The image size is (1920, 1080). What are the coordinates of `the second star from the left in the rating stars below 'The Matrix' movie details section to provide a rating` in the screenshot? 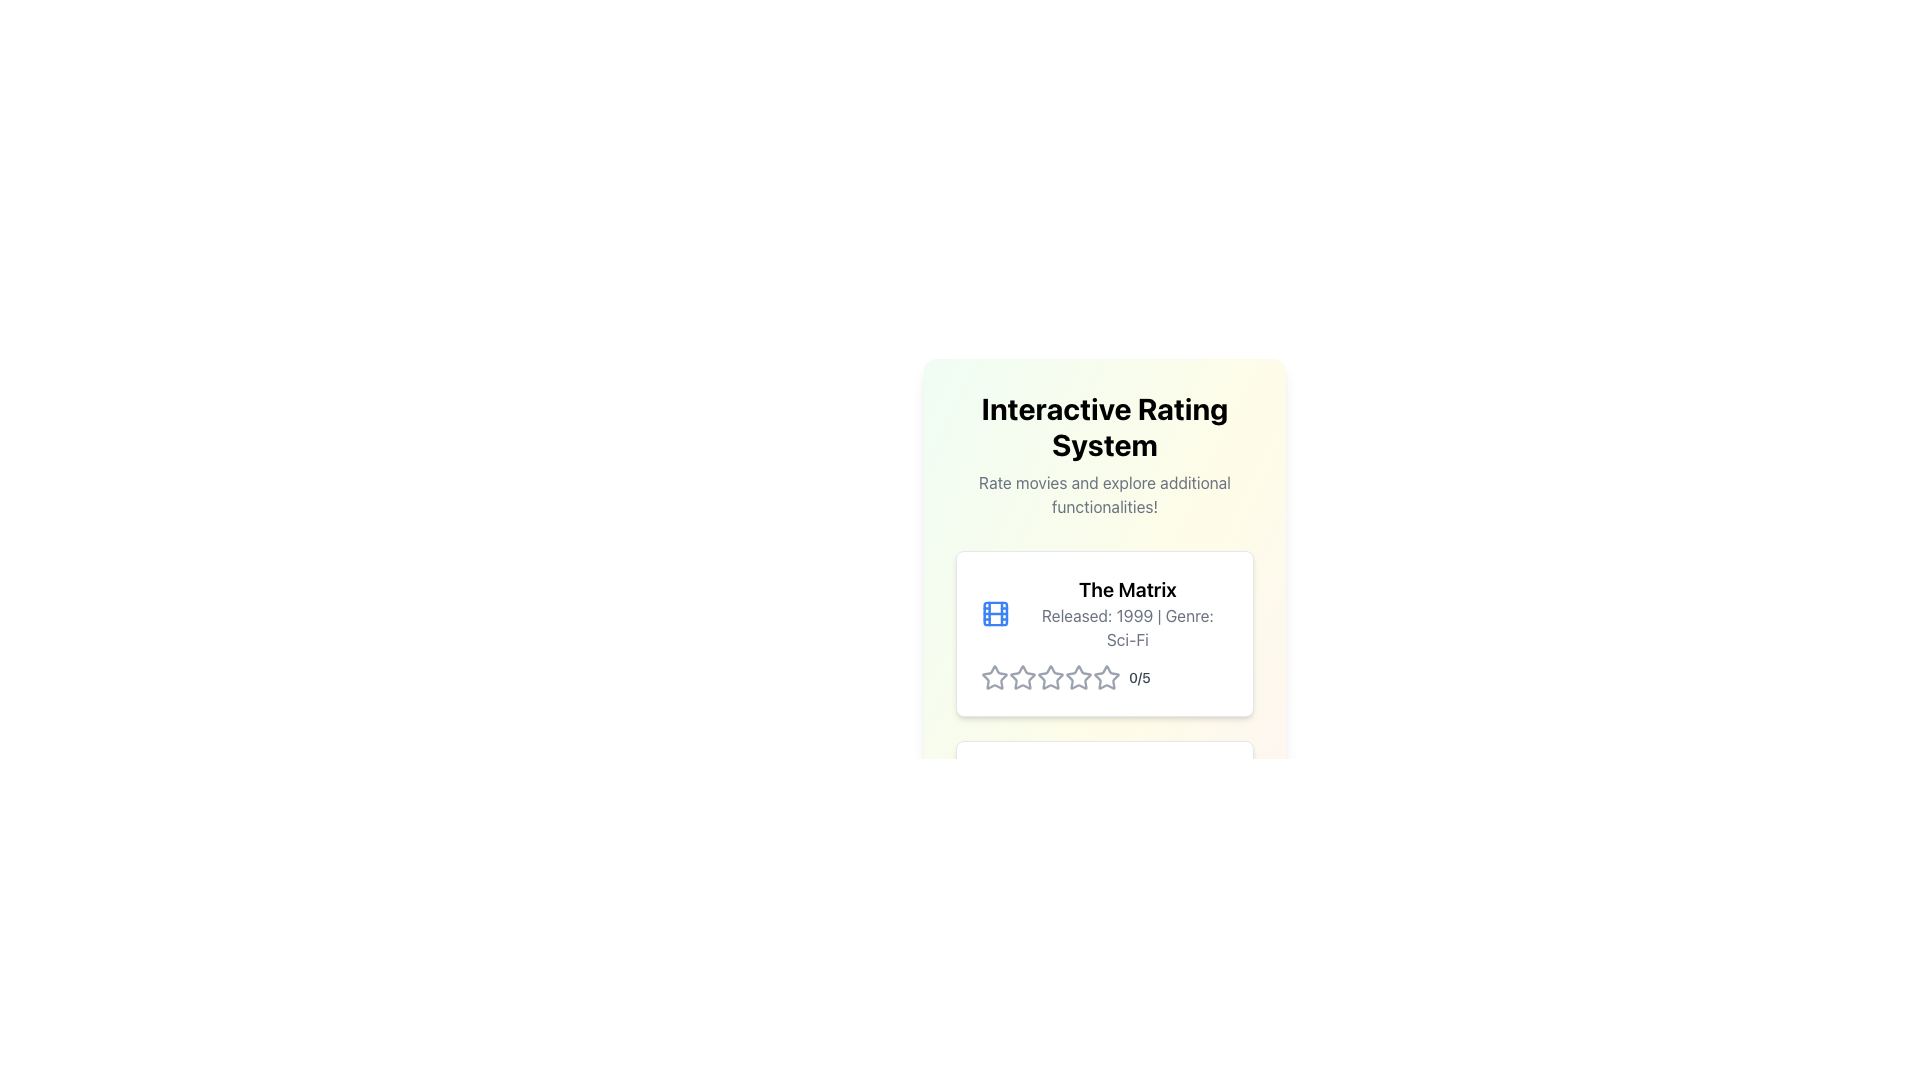 It's located at (1050, 676).